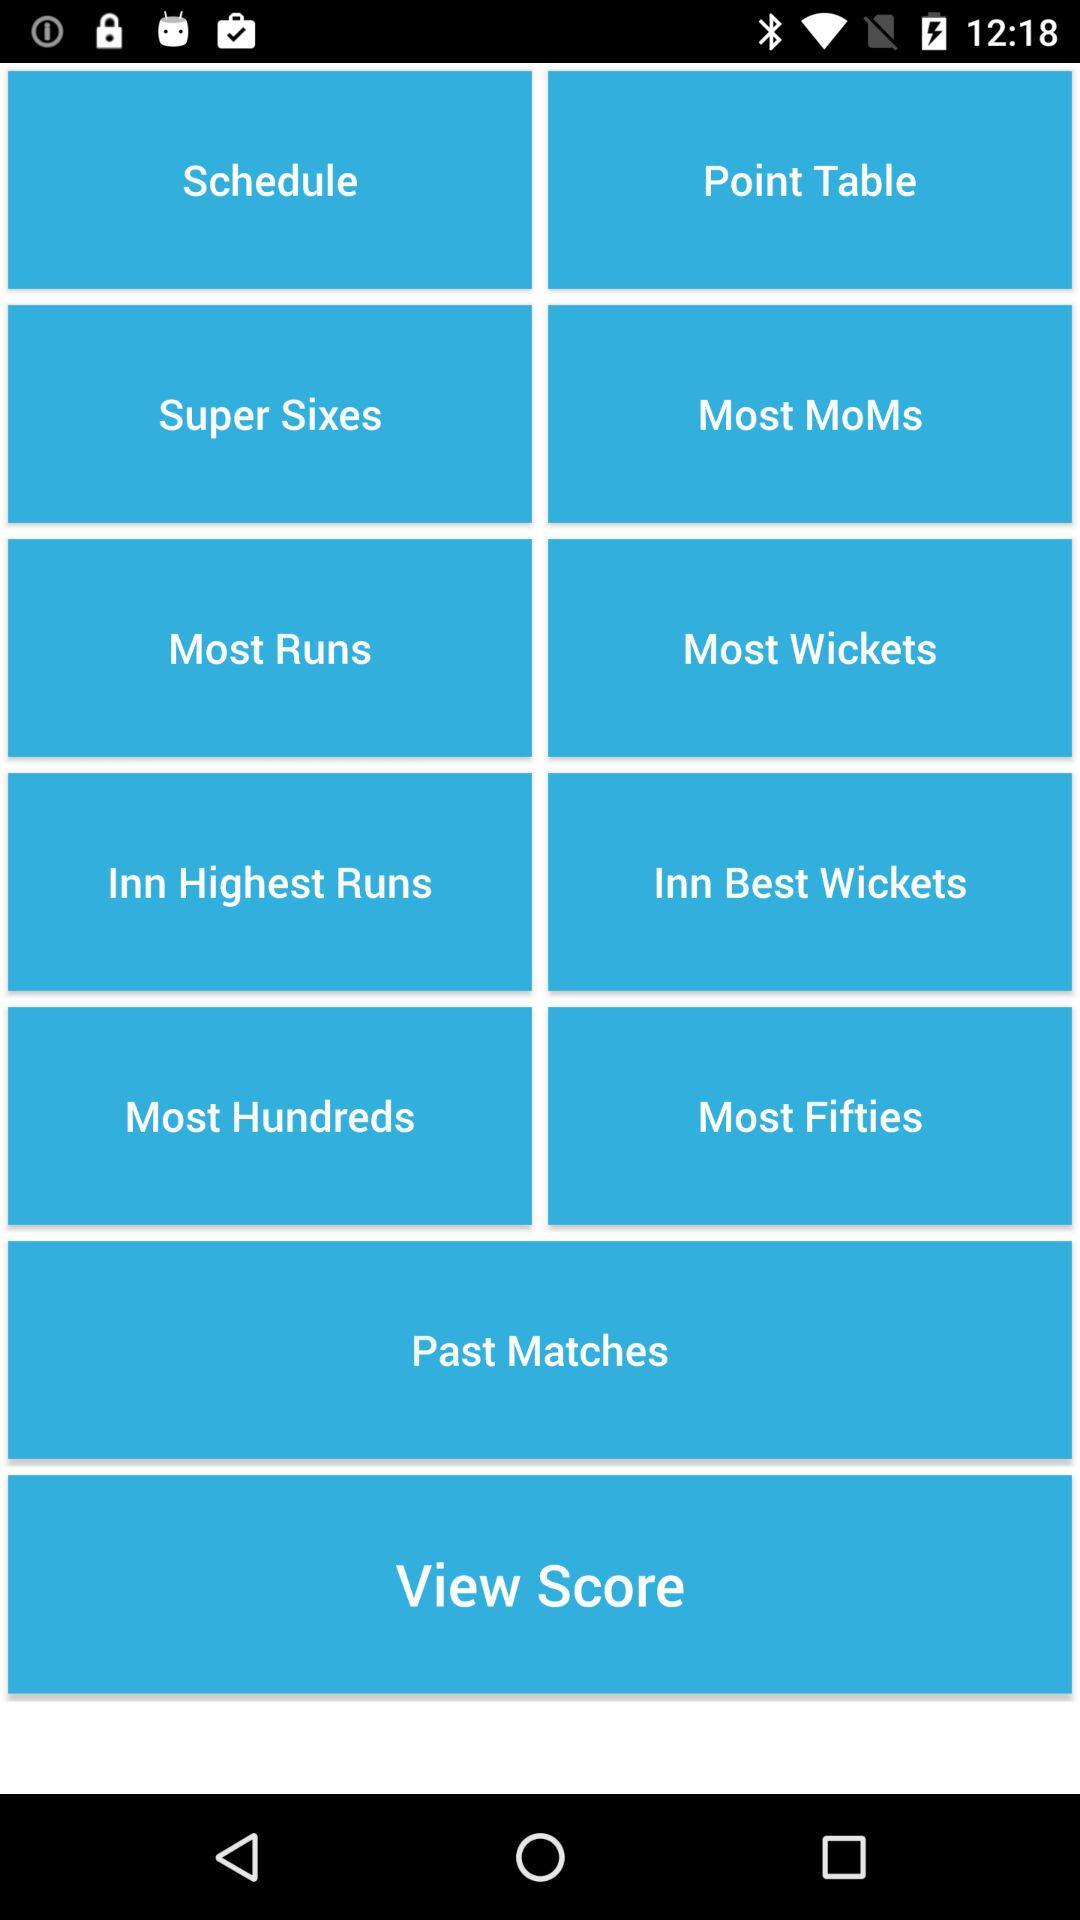 The width and height of the screenshot is (1080, 1920). Describe the element at coordinates (810, 648) in the screenshot. I see `the icon to the right of the super sixes icon` at that location.